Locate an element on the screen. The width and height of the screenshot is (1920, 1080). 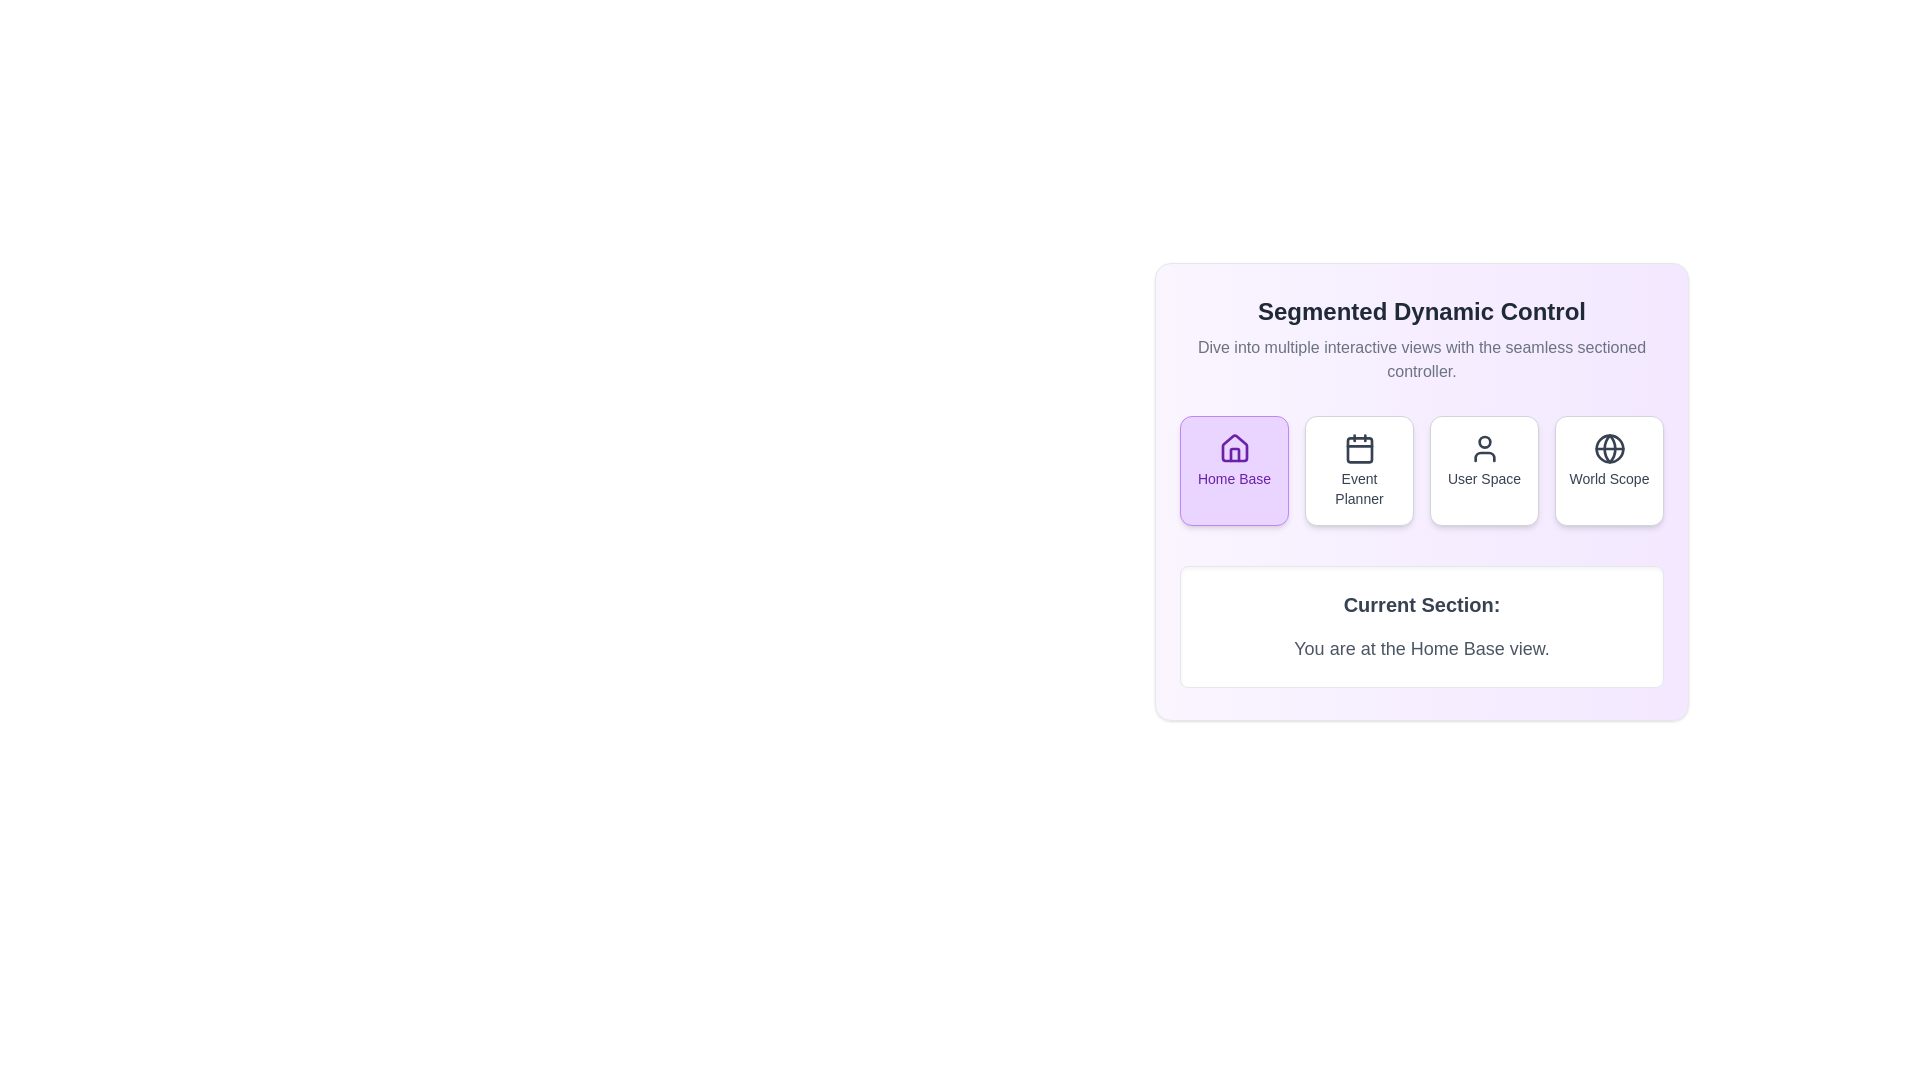
the first button in the grid layout, which serves as a navigation option to the 'Home Base' section, to activate hover effects is located at coordinates (1233, 470).